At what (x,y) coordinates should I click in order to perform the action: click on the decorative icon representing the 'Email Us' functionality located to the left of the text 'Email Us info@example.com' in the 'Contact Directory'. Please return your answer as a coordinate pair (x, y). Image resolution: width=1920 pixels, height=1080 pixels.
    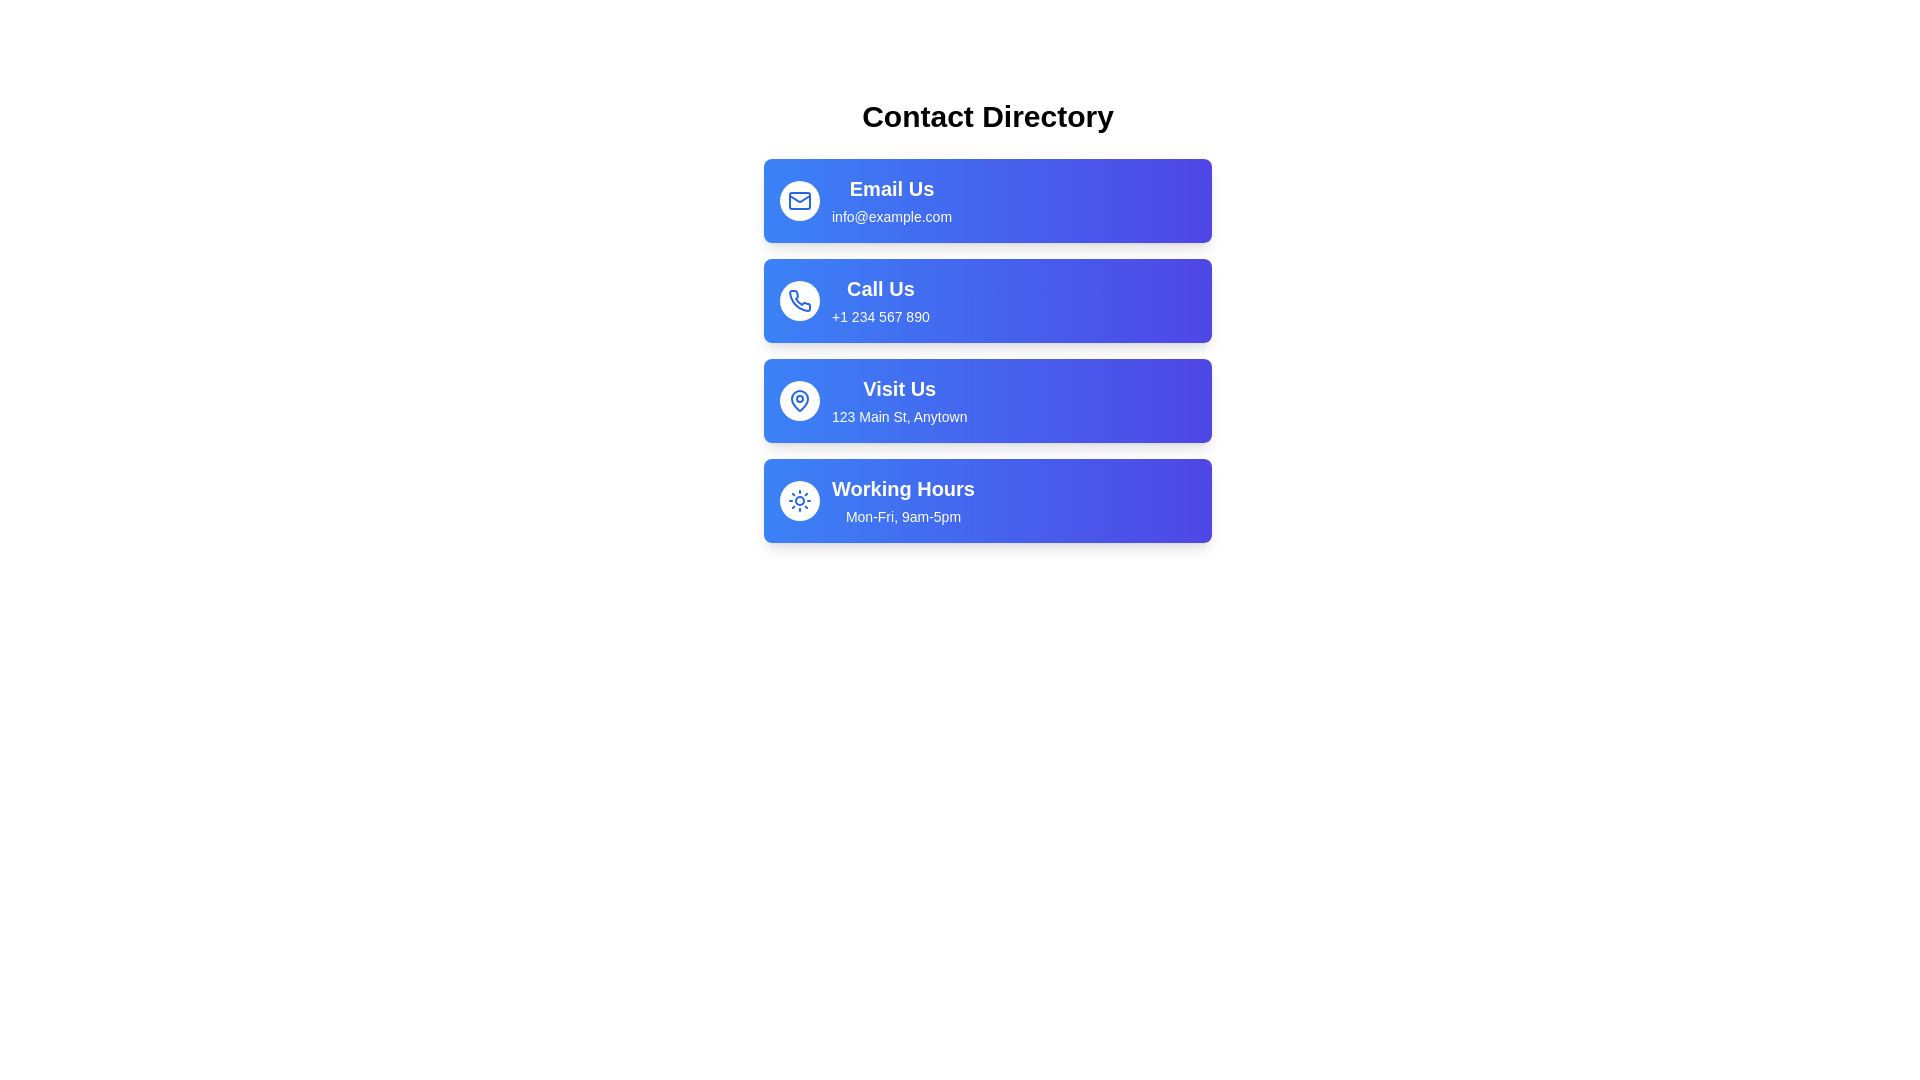
    Looking at the image, I should click on (800, 200).